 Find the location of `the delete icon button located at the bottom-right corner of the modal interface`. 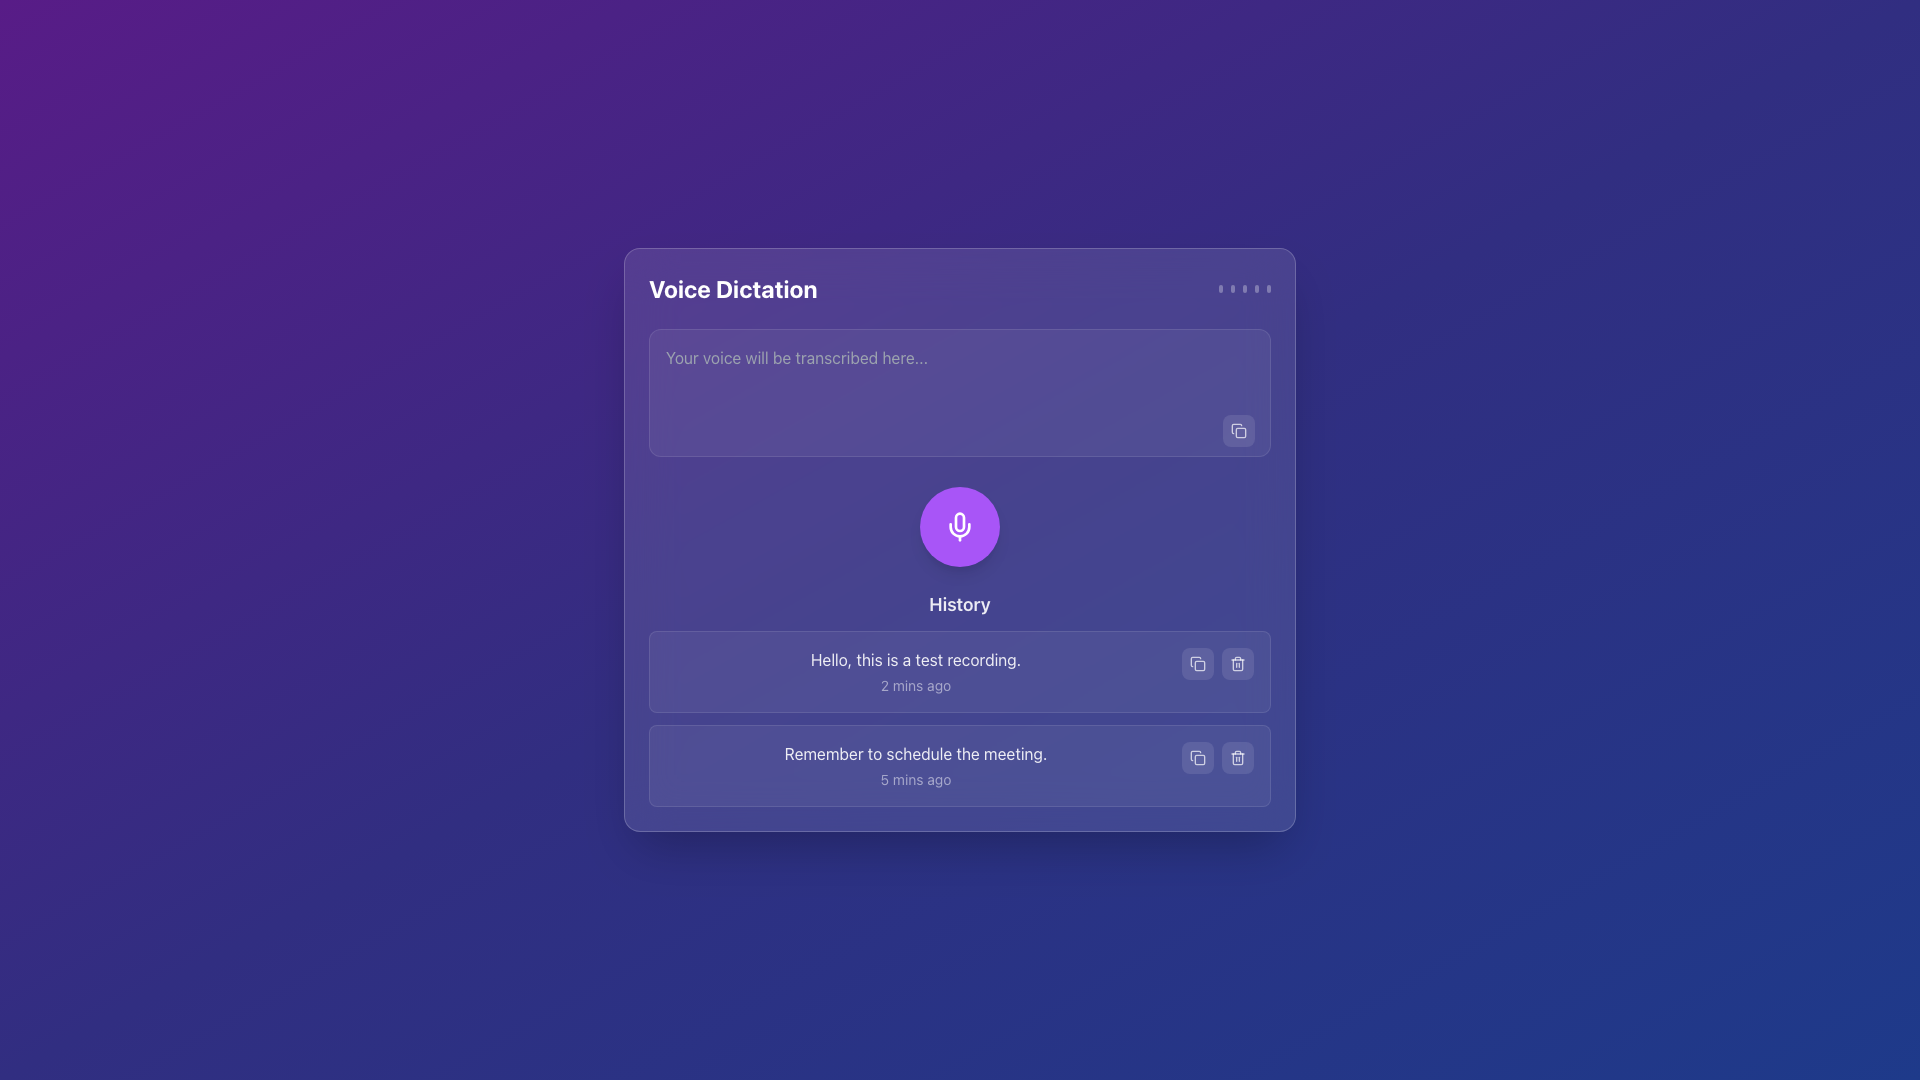

the delete icon button located at the bottom-right corner of the modal interface is located at coordinates (1237, 663).